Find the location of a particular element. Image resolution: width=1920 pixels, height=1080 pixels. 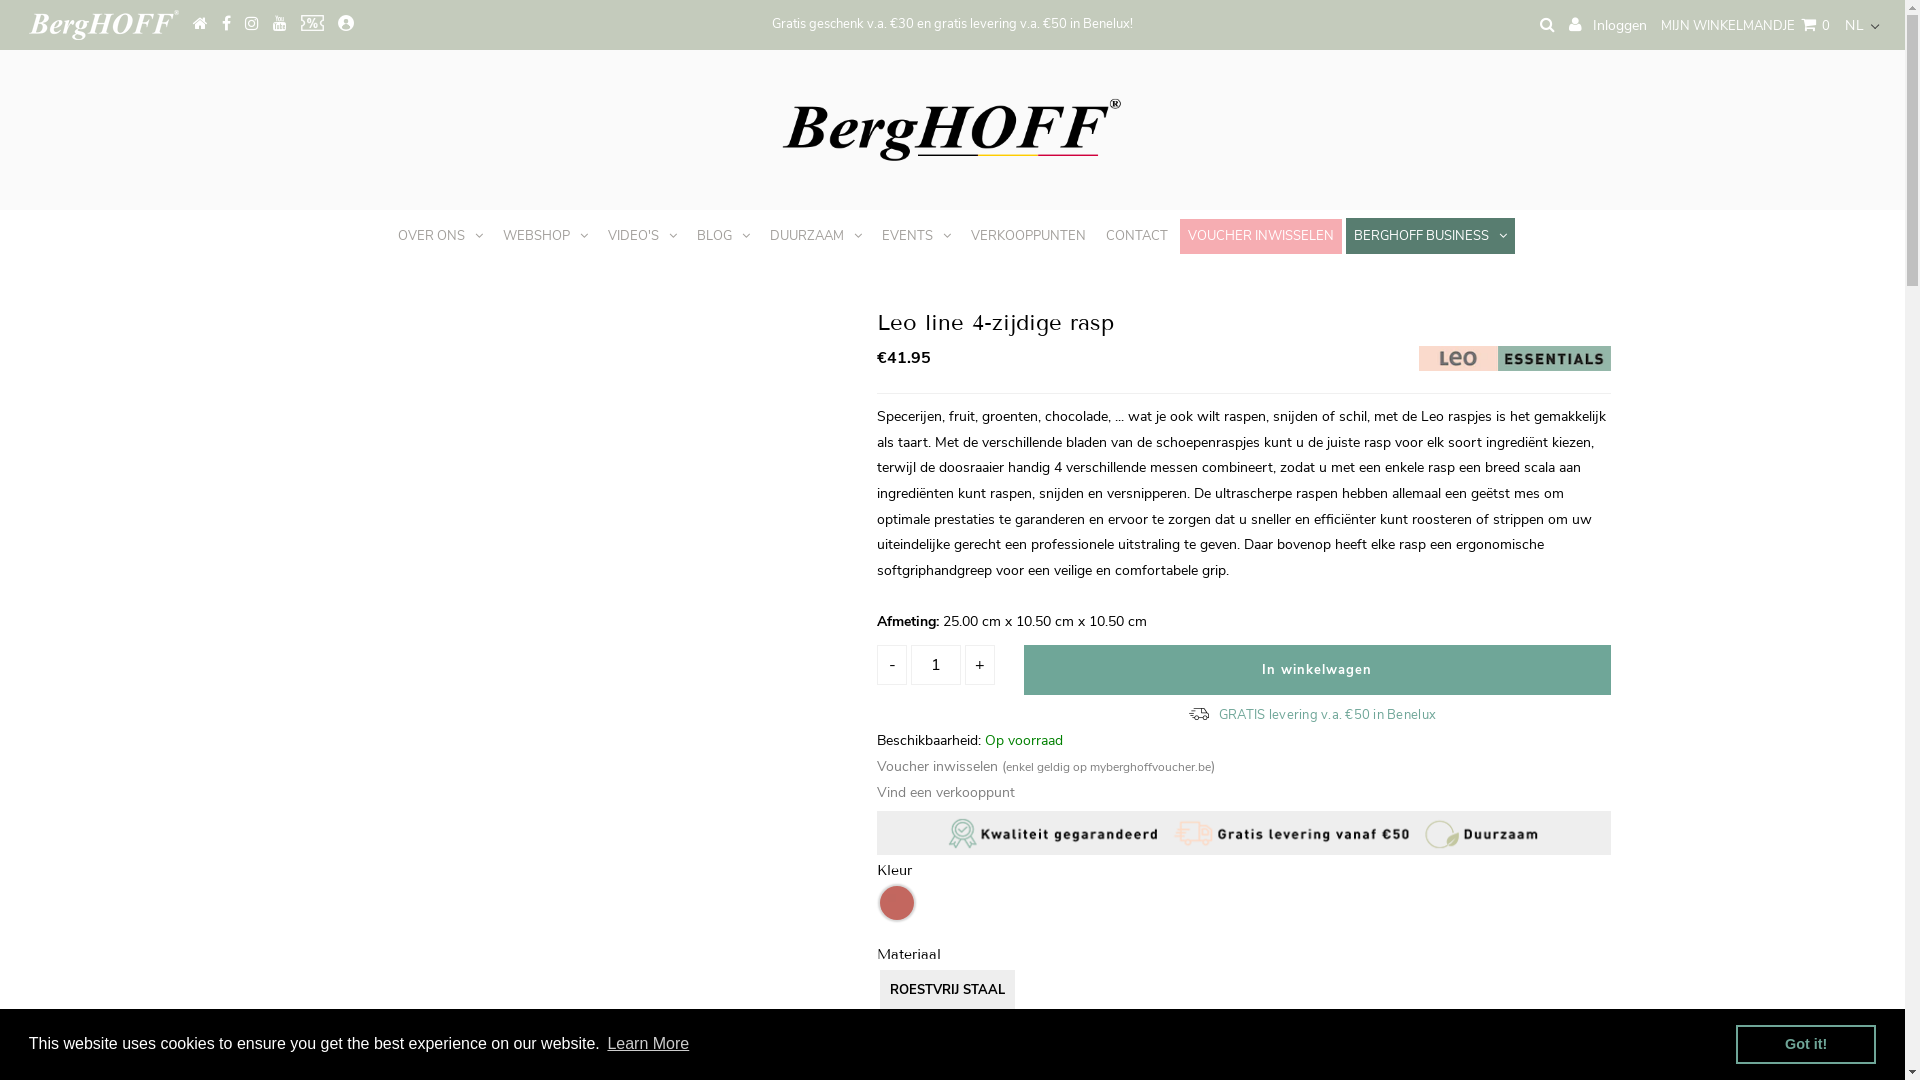

'MIJN WINKELMANDJE    0' is located at coordinates (1744, 26).